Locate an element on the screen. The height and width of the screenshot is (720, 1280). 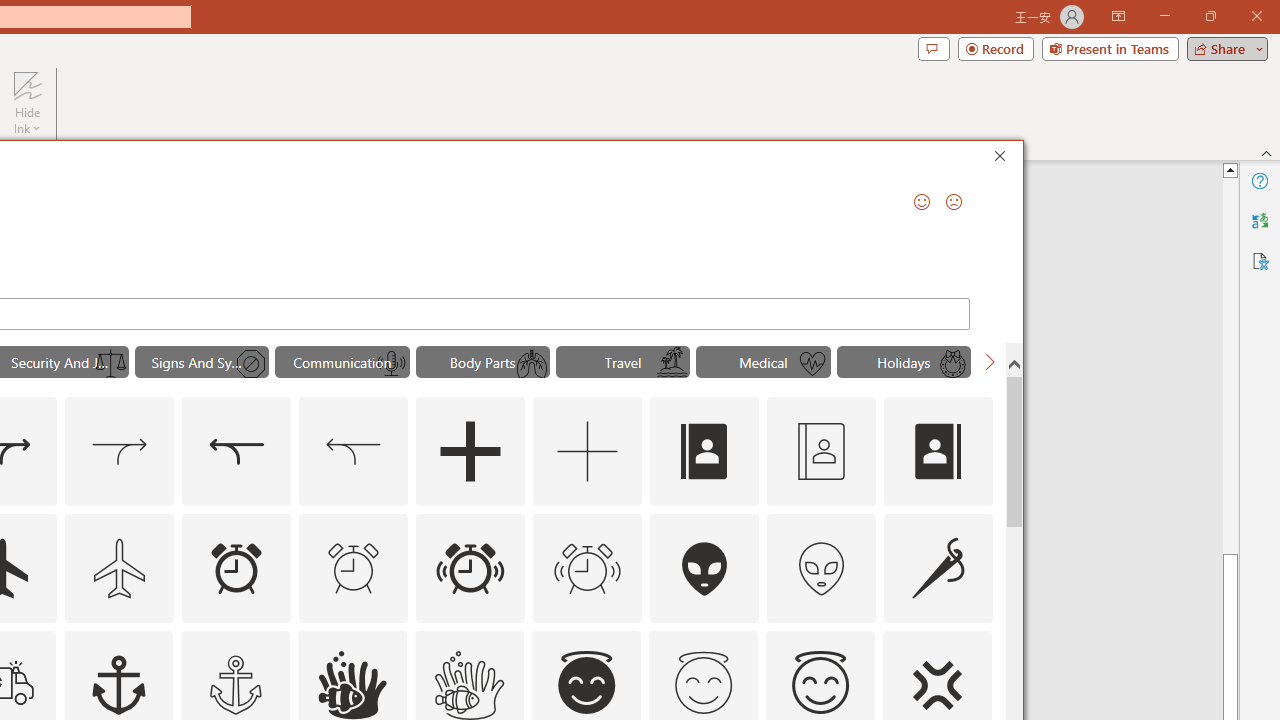
'"Holidays" Icons.' is located at coordinates (903, 362).